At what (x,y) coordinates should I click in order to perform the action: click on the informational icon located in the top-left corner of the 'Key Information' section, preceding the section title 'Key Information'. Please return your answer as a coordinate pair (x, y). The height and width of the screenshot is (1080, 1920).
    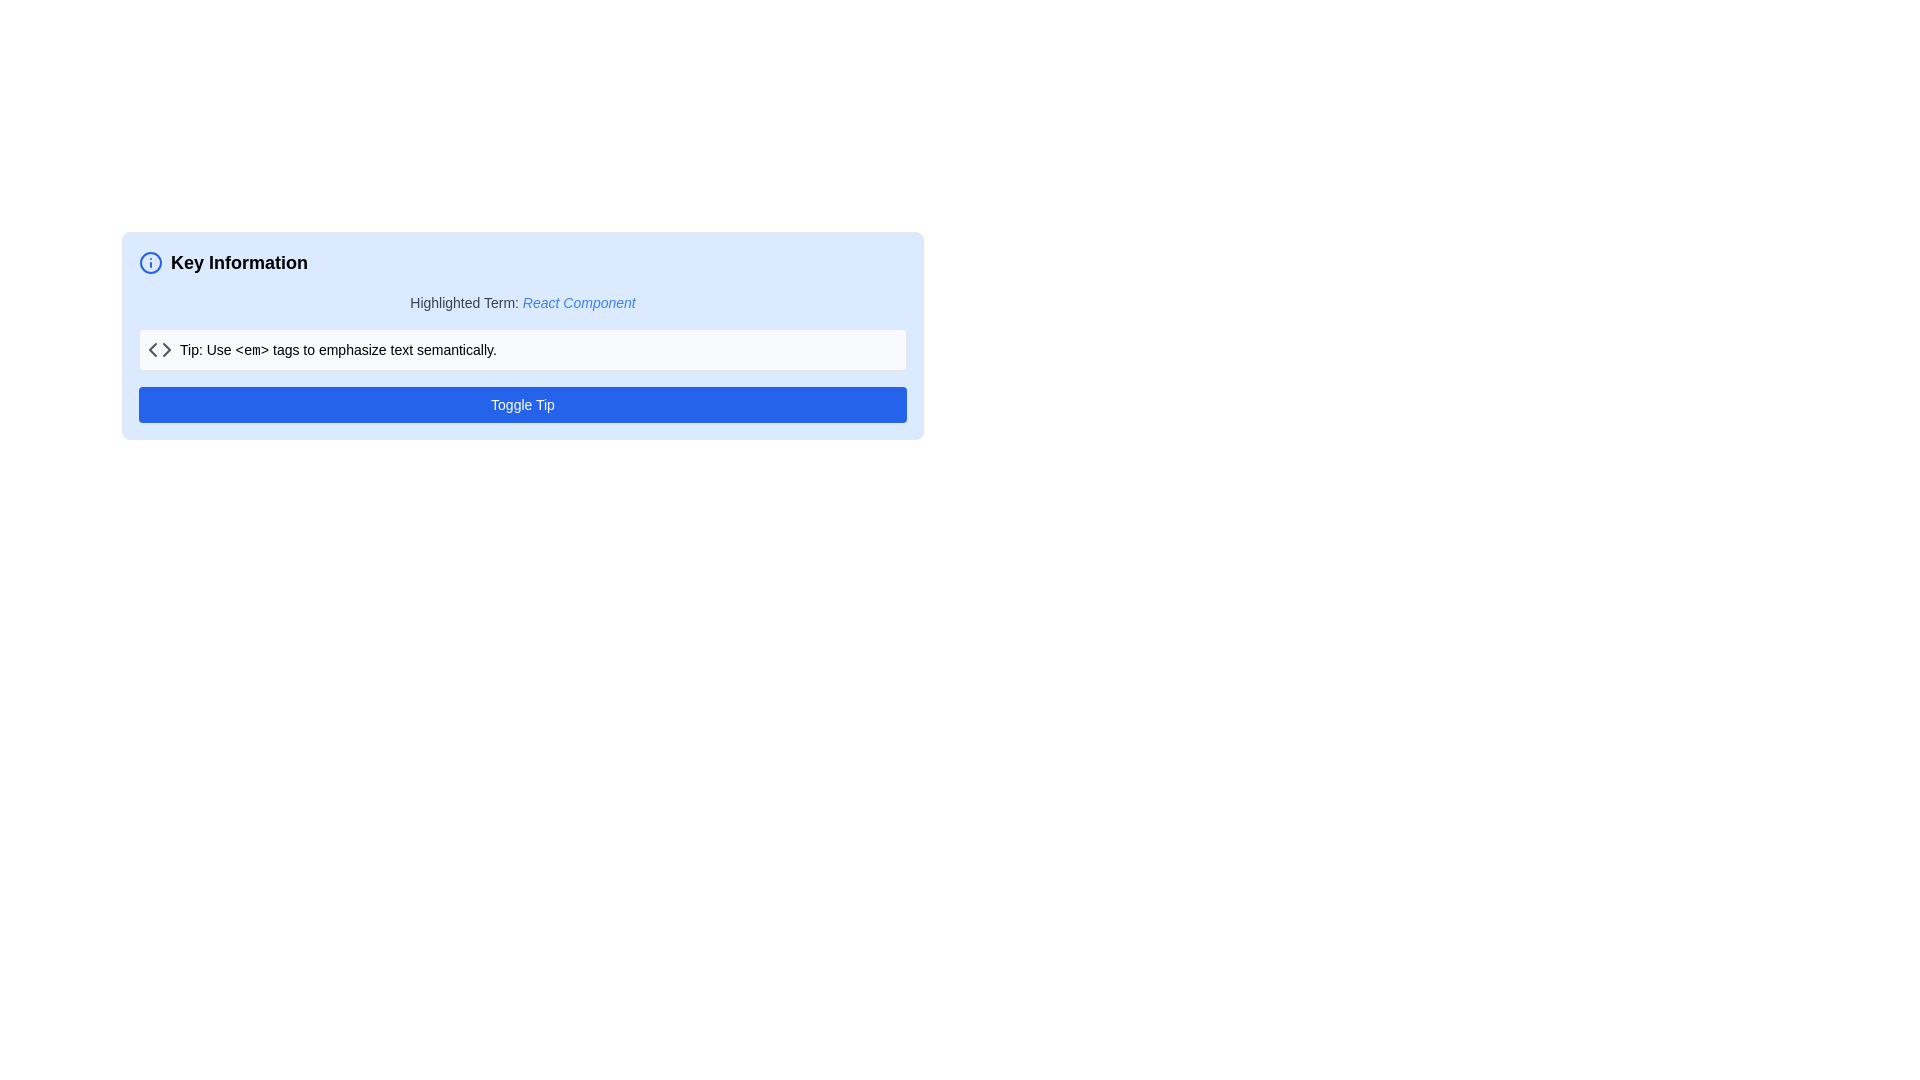
    Looking at the image, I should click on (149, 261).